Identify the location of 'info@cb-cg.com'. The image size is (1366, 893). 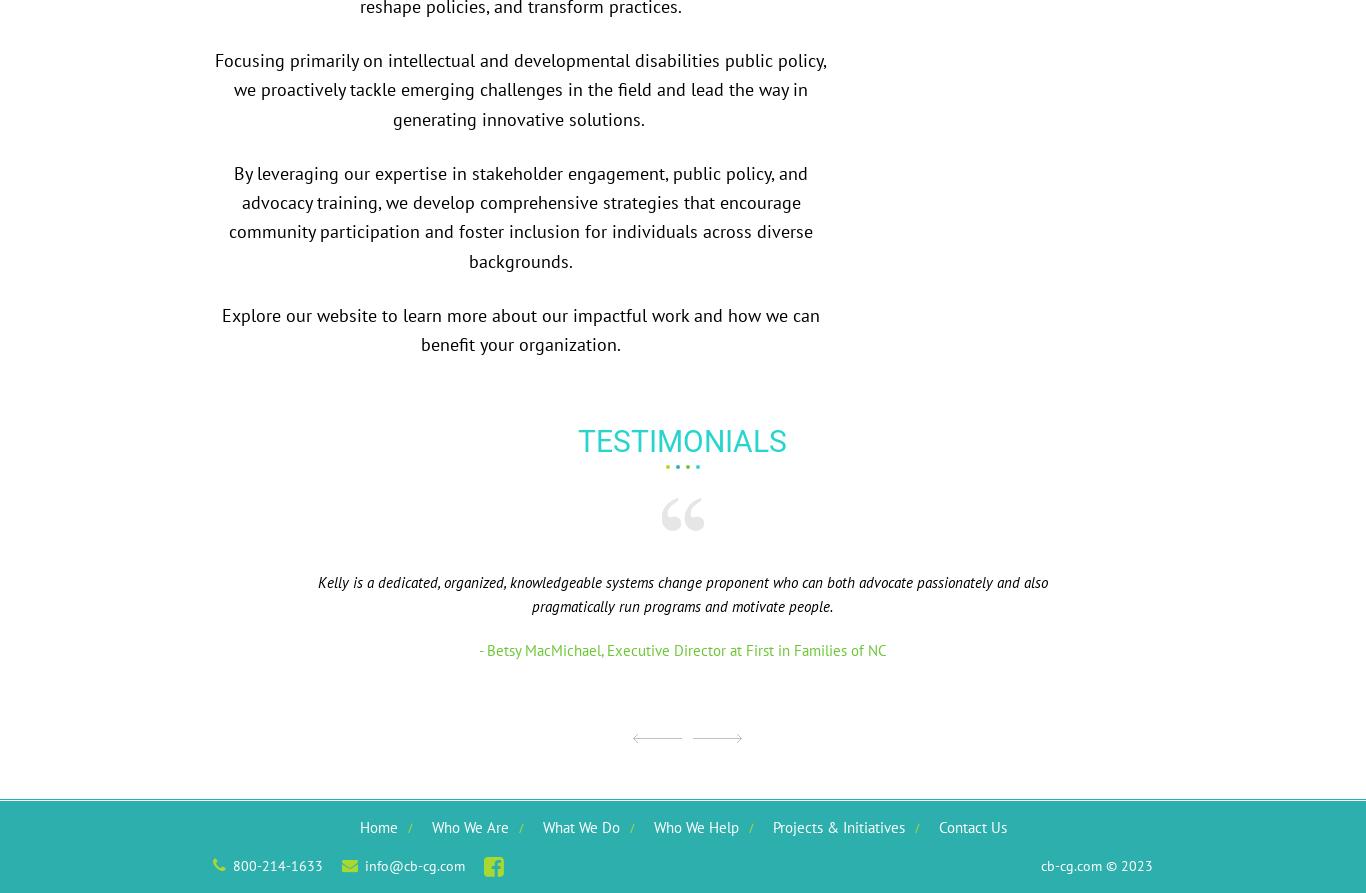
(413, 865).